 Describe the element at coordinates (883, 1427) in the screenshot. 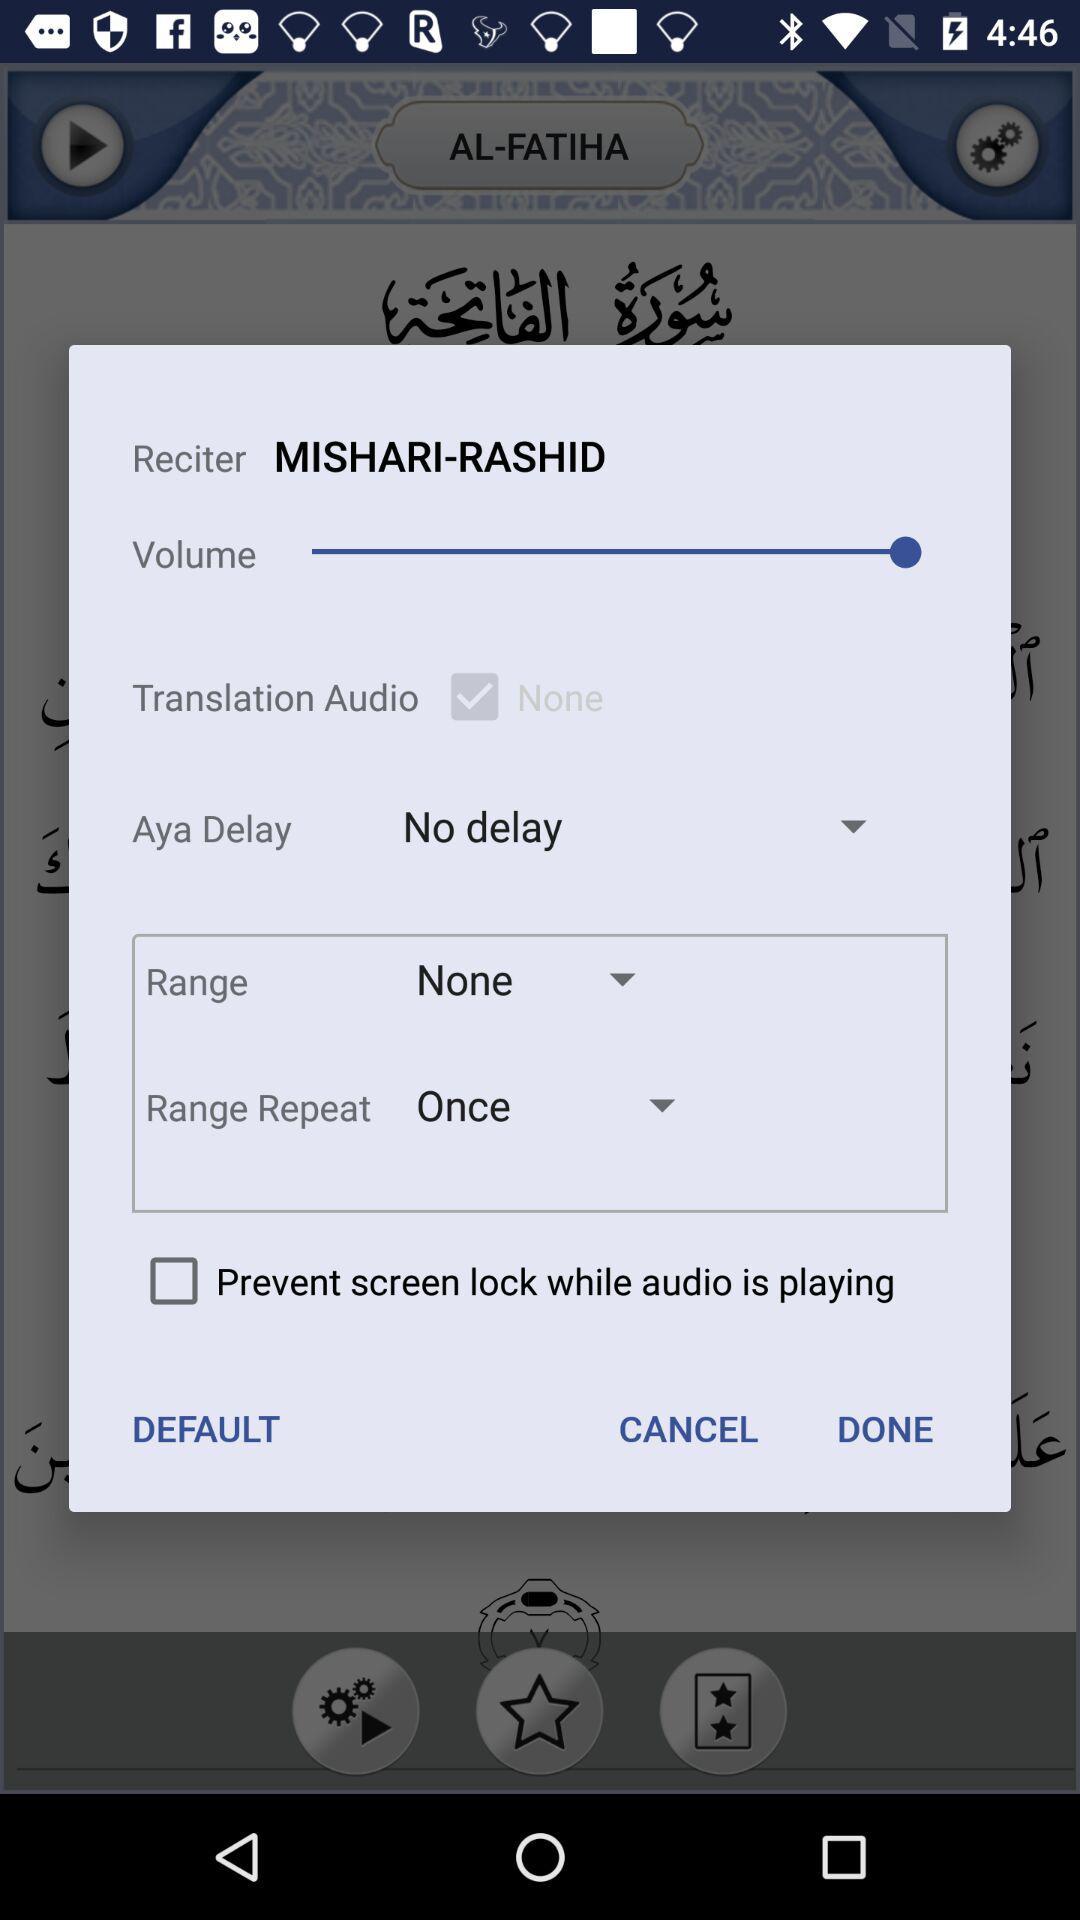

I see `done at the bottom right corner` at that location.